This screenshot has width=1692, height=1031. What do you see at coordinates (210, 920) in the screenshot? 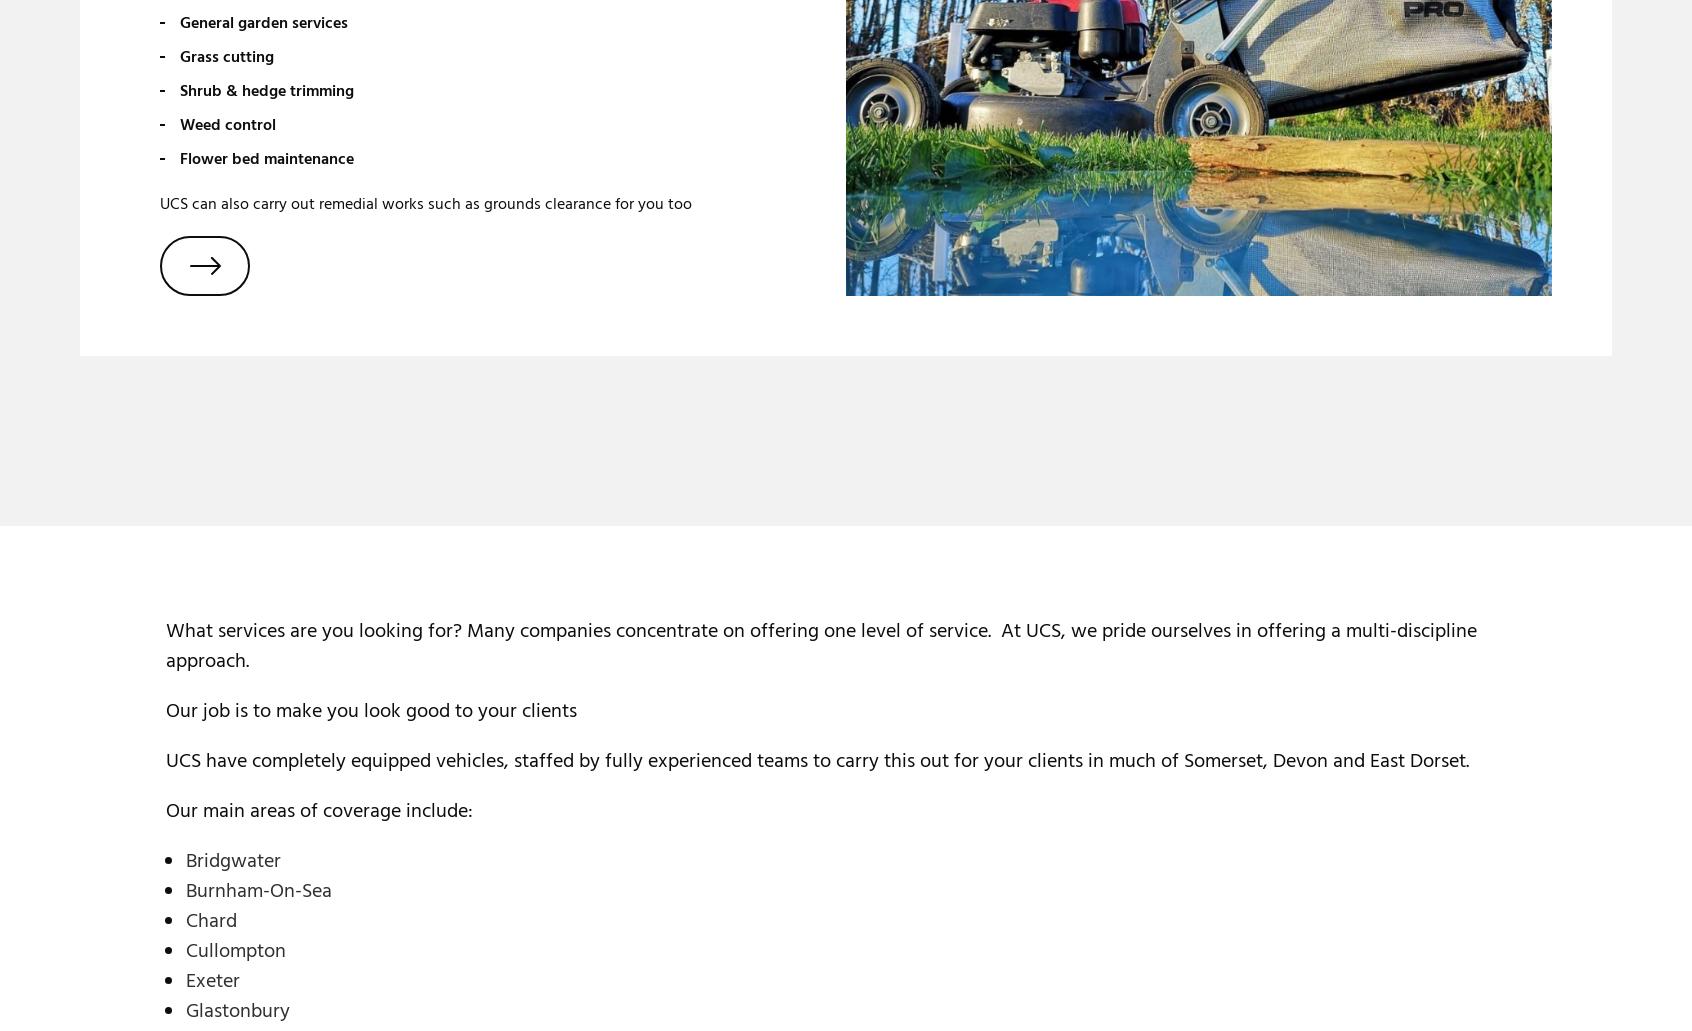
I see `'Chard'` at bounding box center [210, 920].